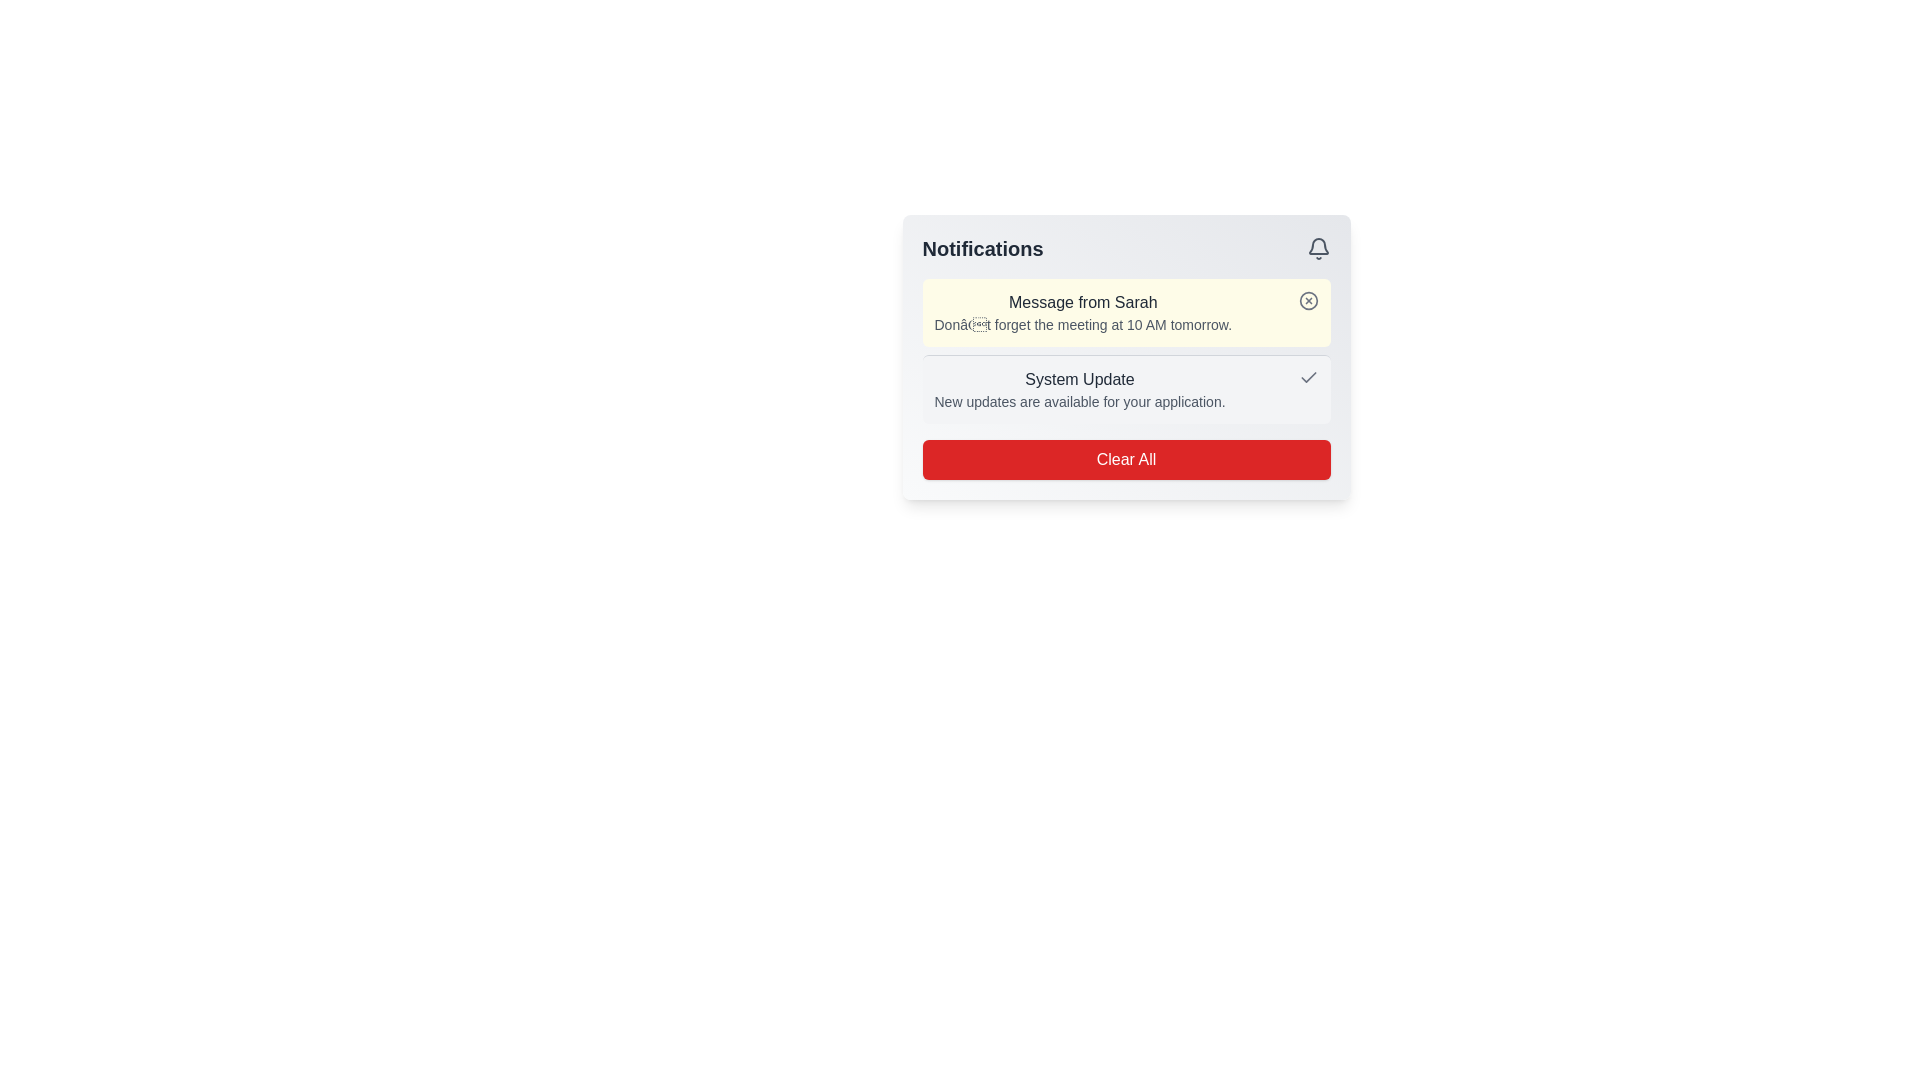 The height and width of the screenshot is (1080, 1920). Describe the element at coordinates (1082, 323) in the screenshot. I see `information displayed in the text label that reads 'Don’t forget the meeting at 10 AM tomorrow.', which is located under the heading 'Message from Sarah'` at that location.